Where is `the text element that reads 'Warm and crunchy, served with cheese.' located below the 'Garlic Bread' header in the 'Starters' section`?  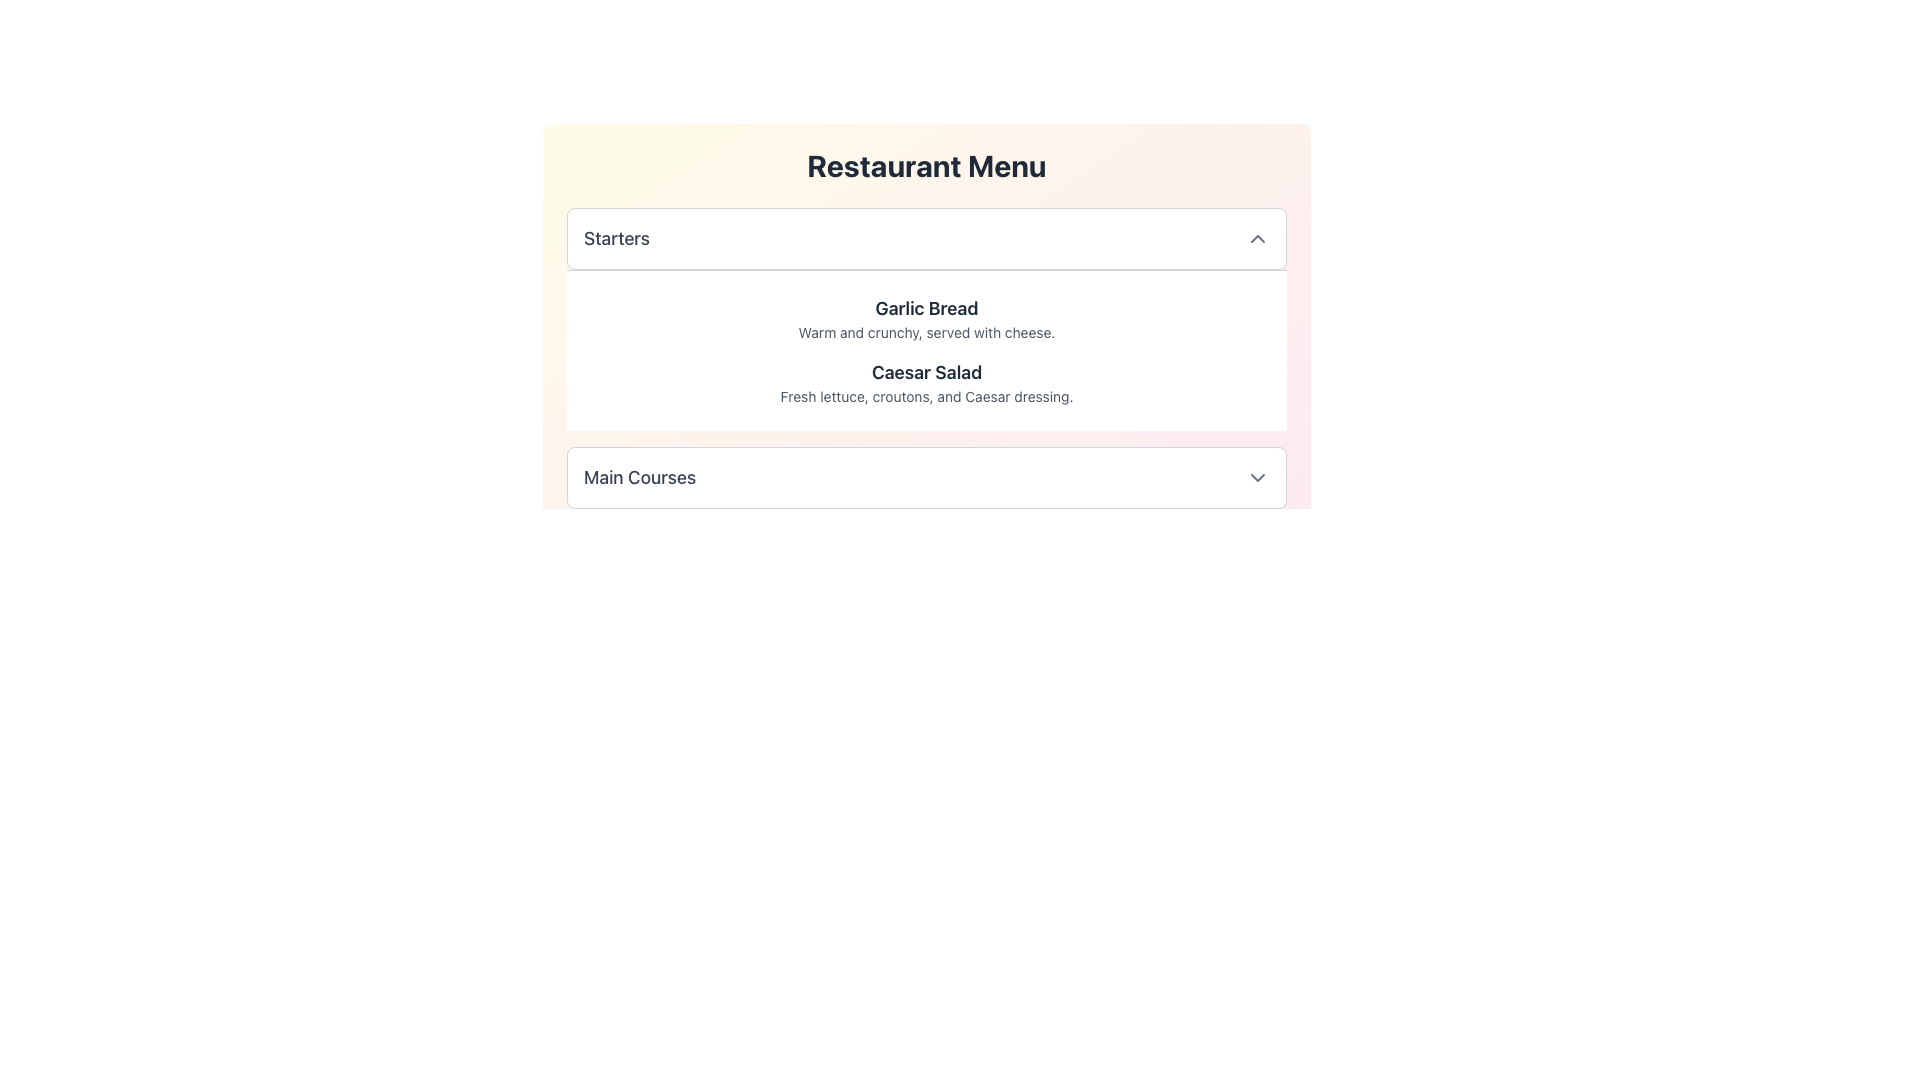 the text element that reads 'Warm and crunchy, served with cheese.' located below the 'Garlic Bread' header in the 'Starters' section is located at coordinates (925, 331).